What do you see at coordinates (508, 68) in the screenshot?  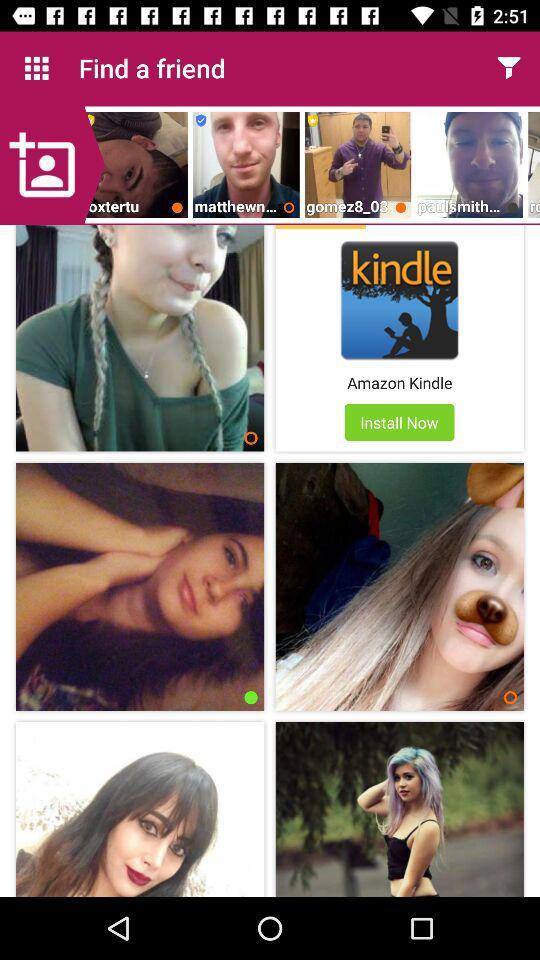 I see `open the menu` at bounding box center [508, 68].